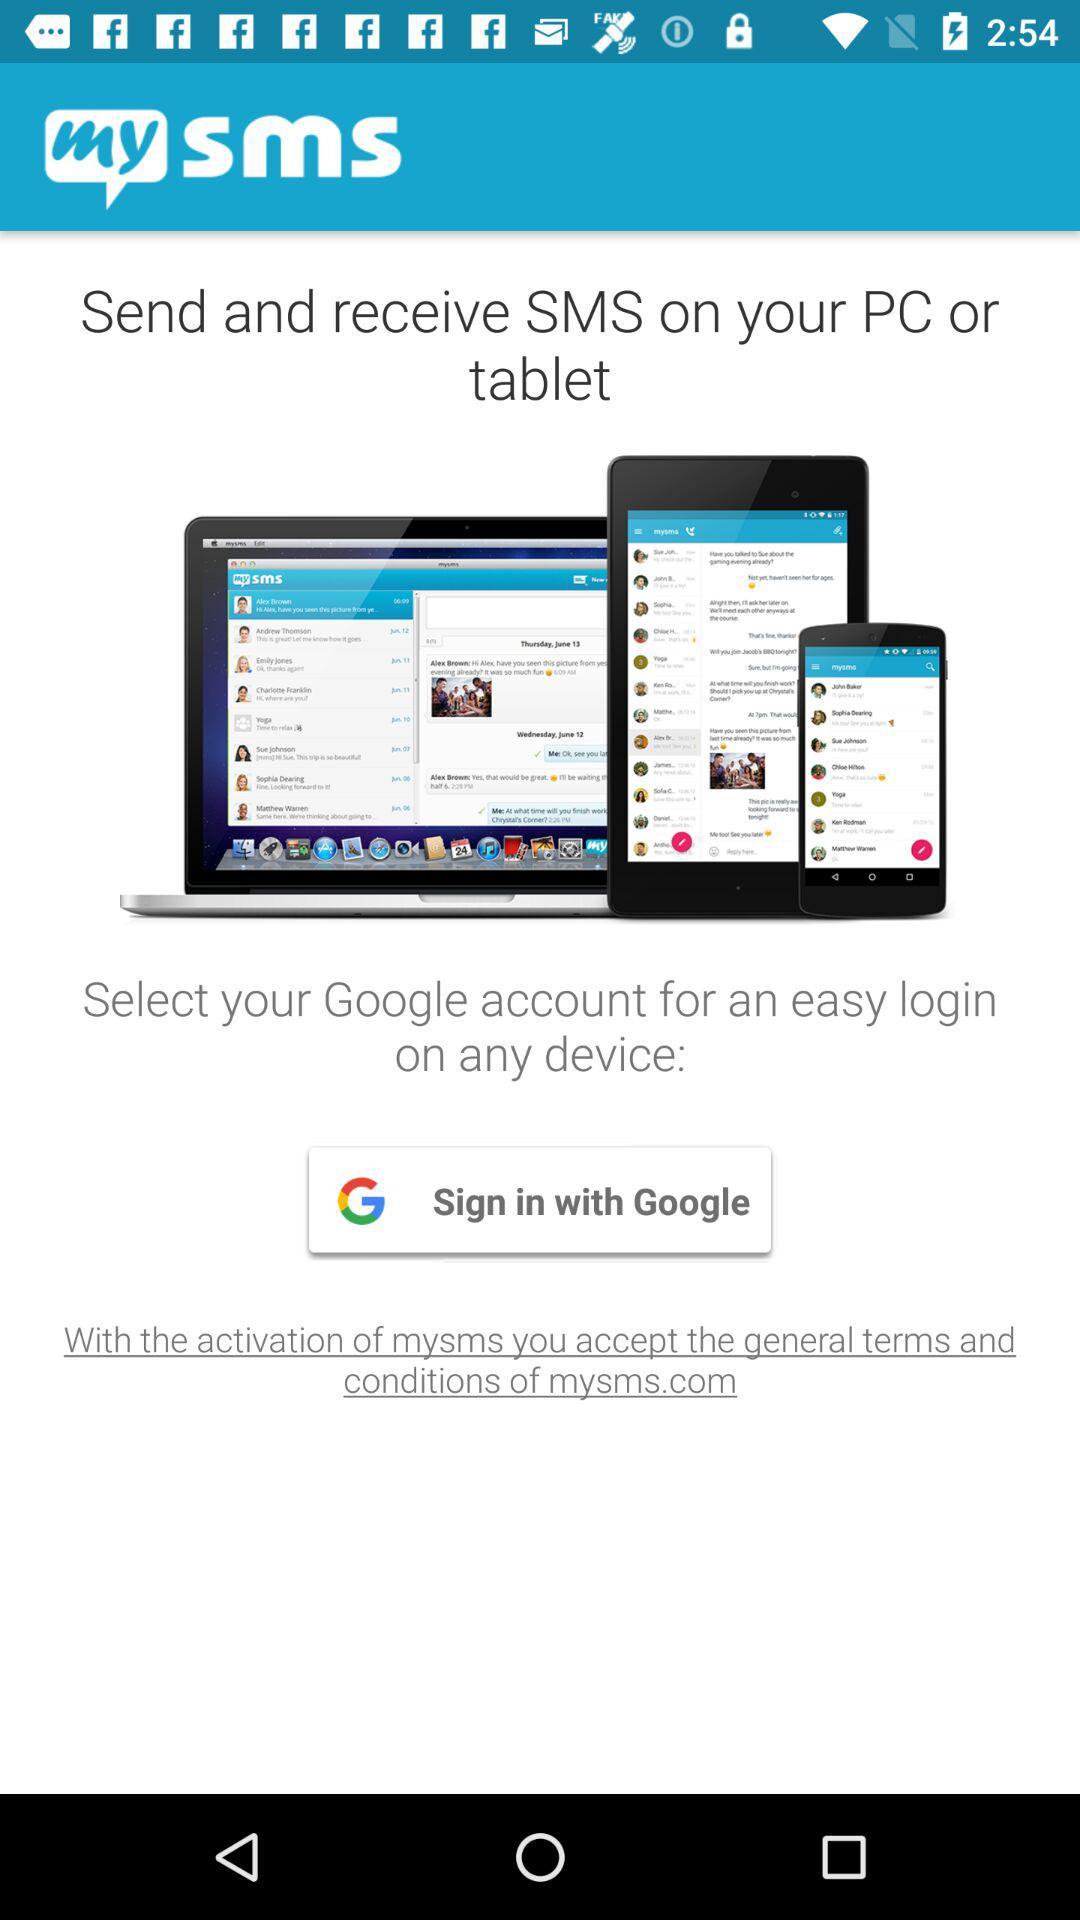  What do you see at coordinates (540, 1358) in the screenshot?
I see `with the activation icon` at bounding box center [540, 1358].